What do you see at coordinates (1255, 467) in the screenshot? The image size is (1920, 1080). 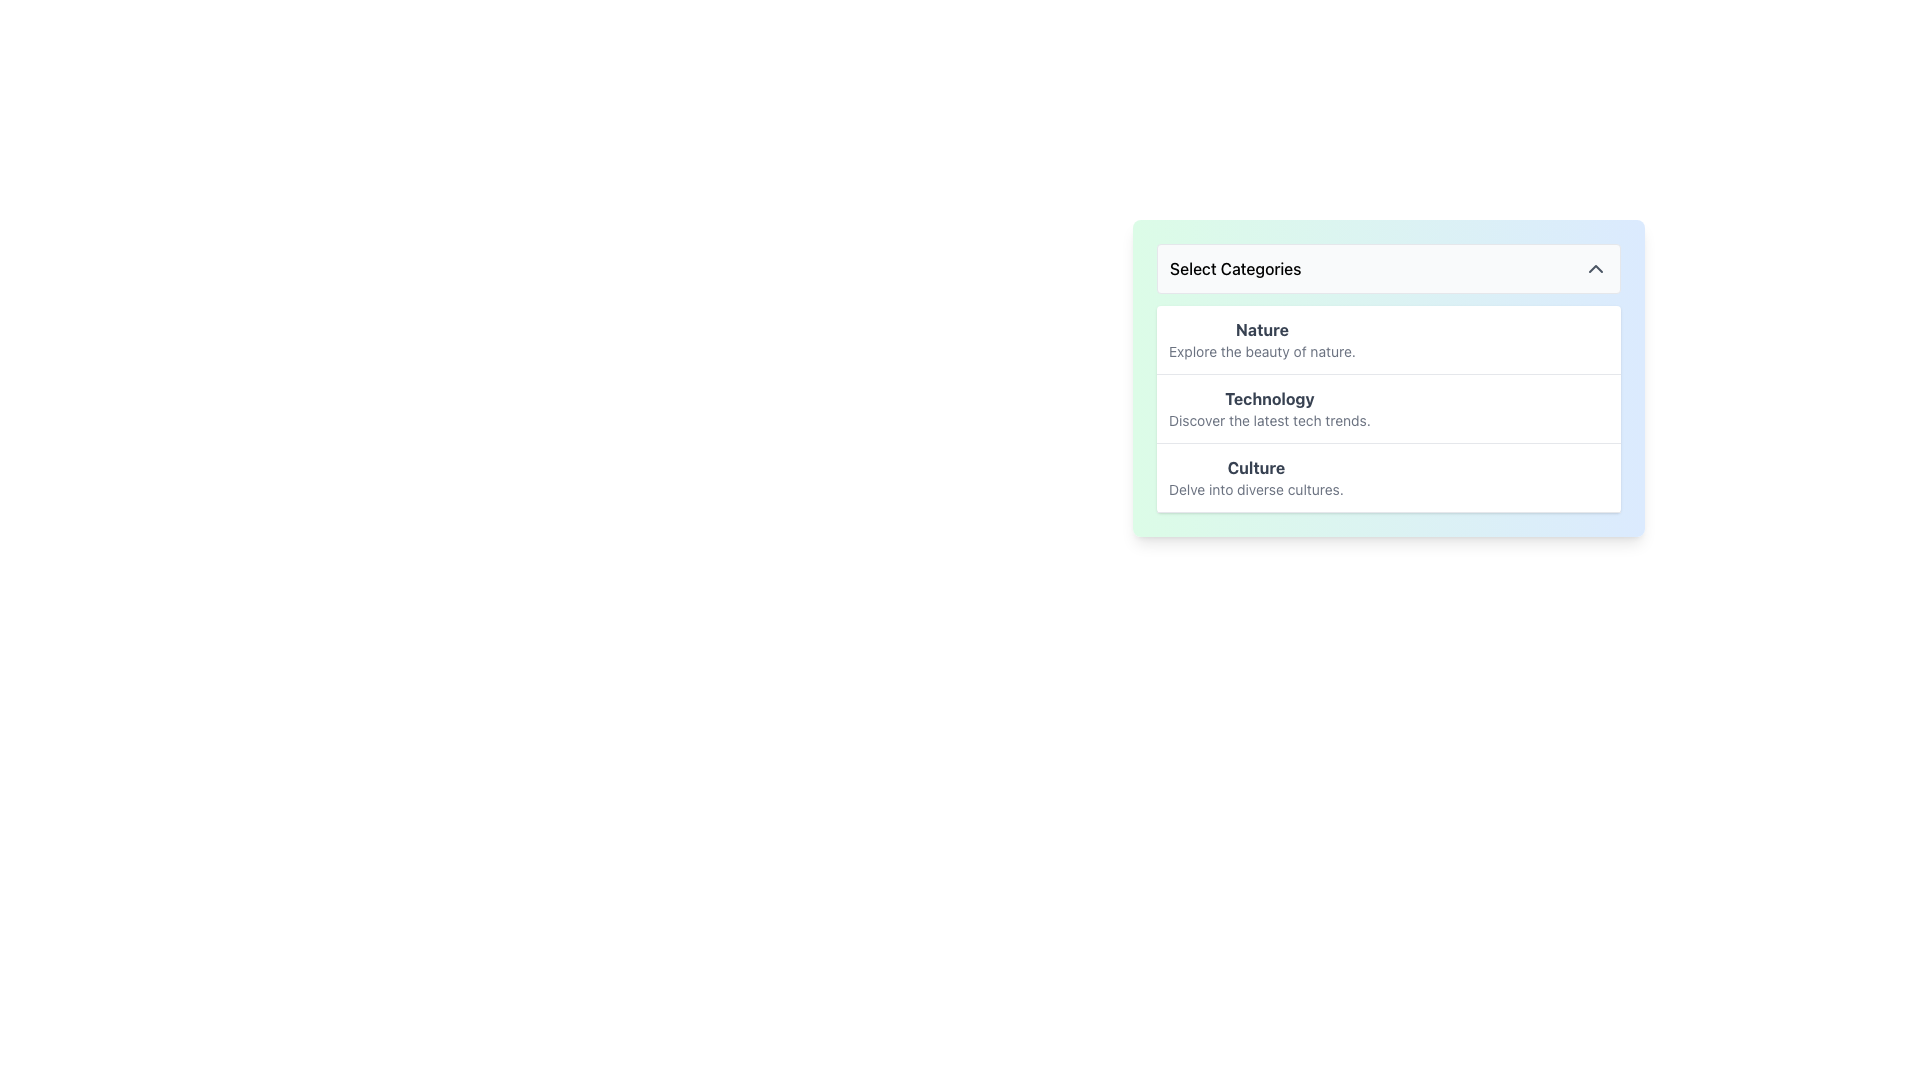 I see `the 'Culture' text label located in the third row of the 'Select Categories' list, which introduces the topic and is positioned above the description 'Delve into diverse cultures.'` at bounding box center [1255, 467].